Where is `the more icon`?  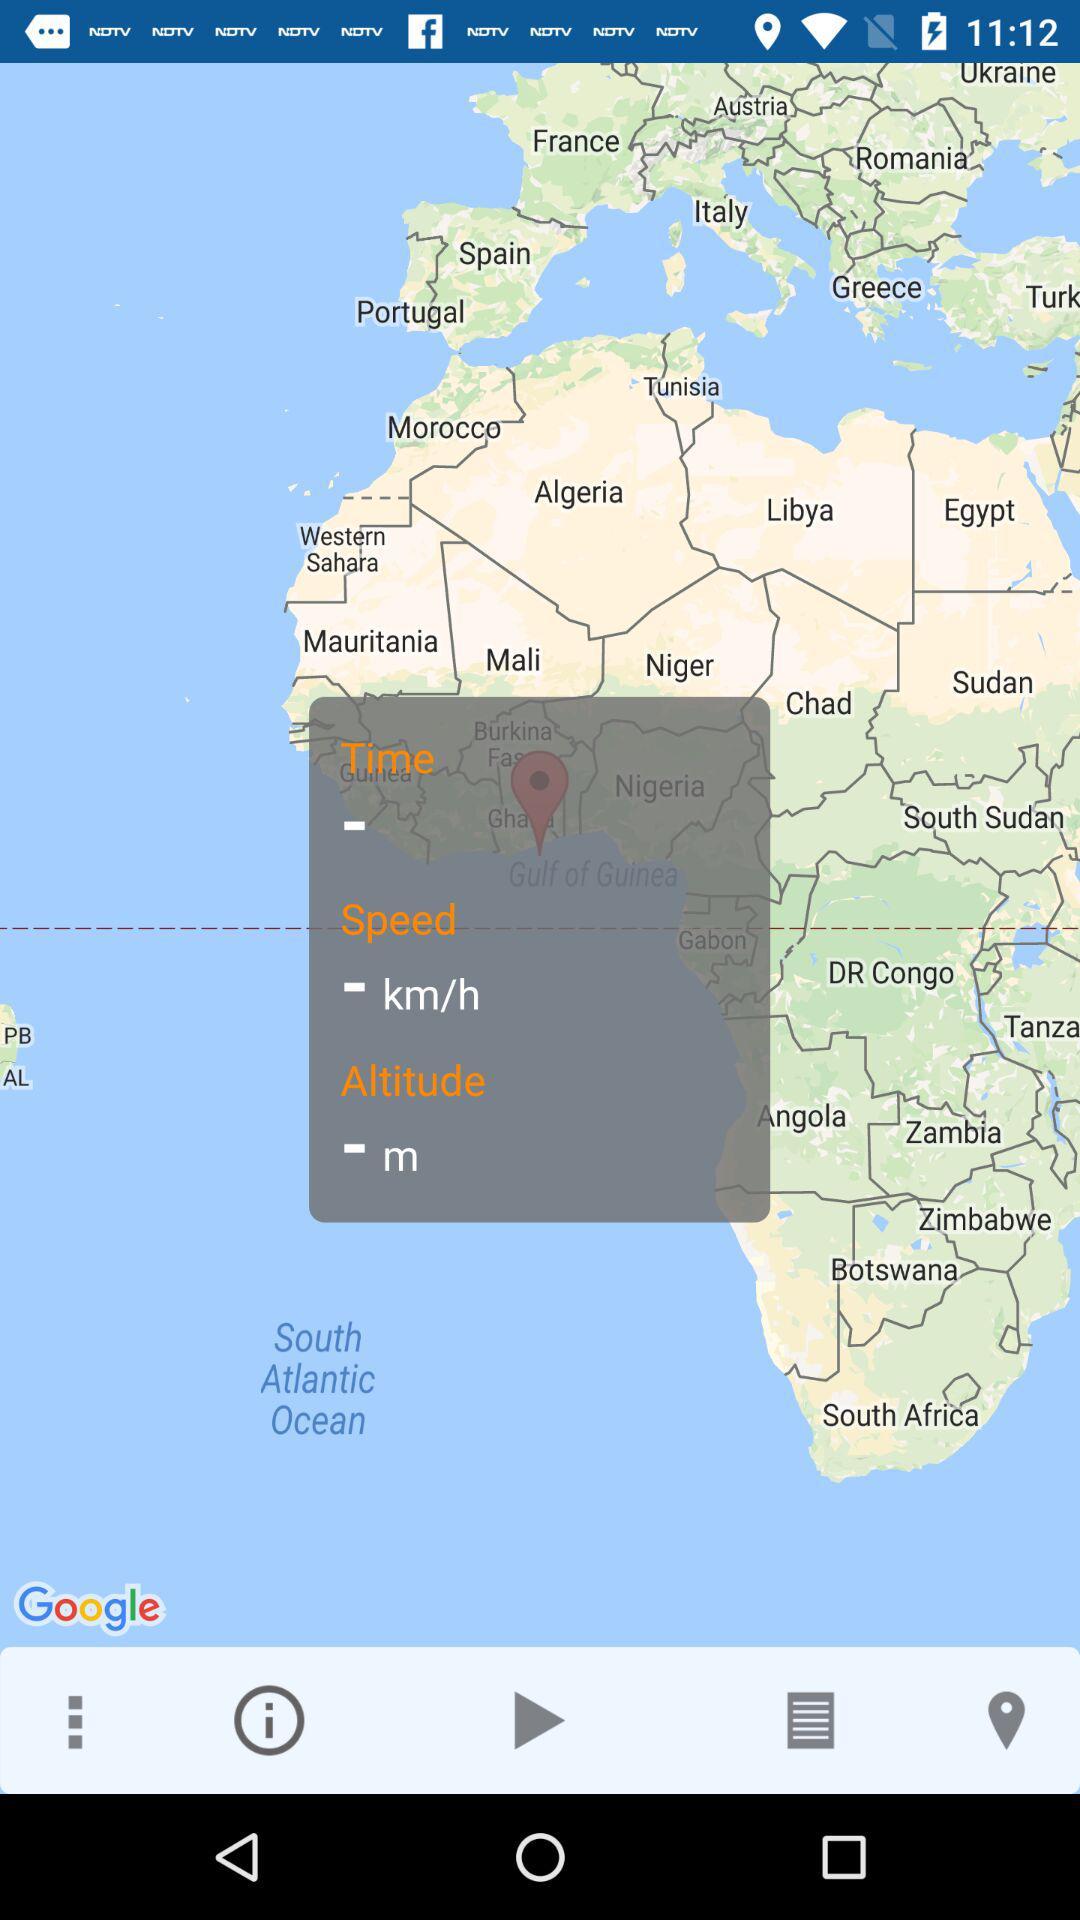
the more icon is located at coordinates (72, 1719).